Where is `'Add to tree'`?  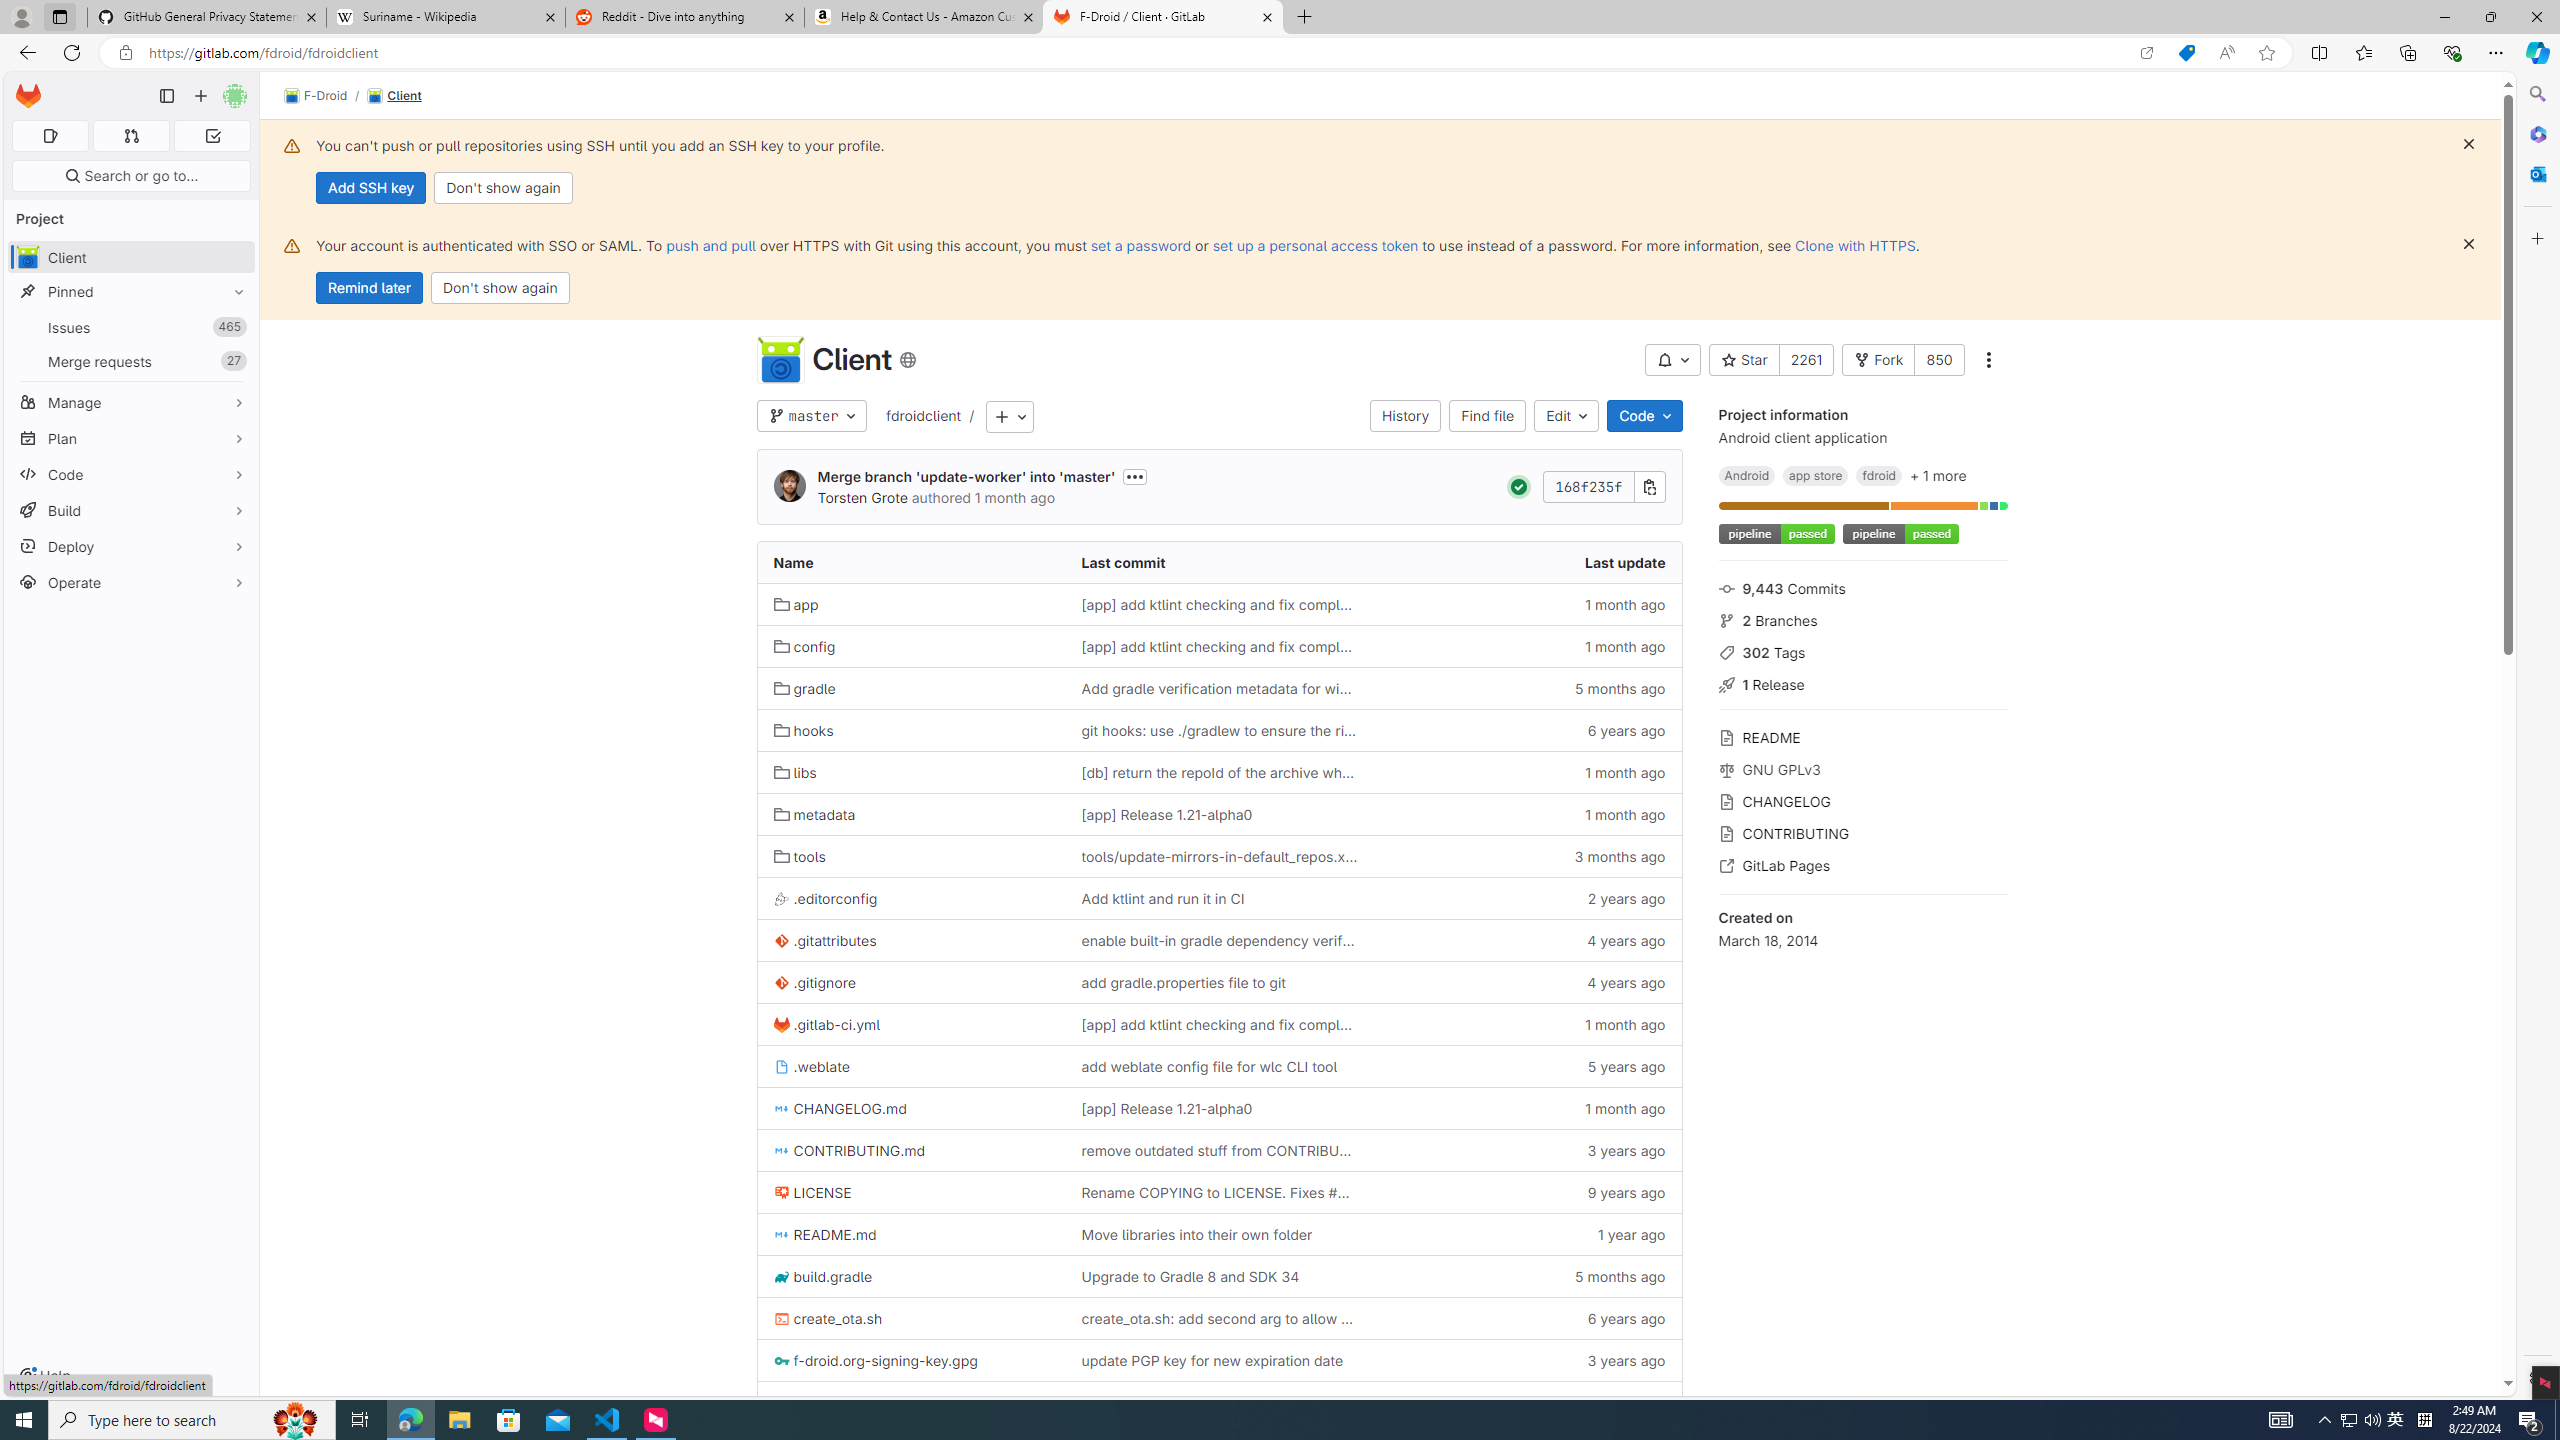
'Add to tree' is located at coordinates (1008, 415).